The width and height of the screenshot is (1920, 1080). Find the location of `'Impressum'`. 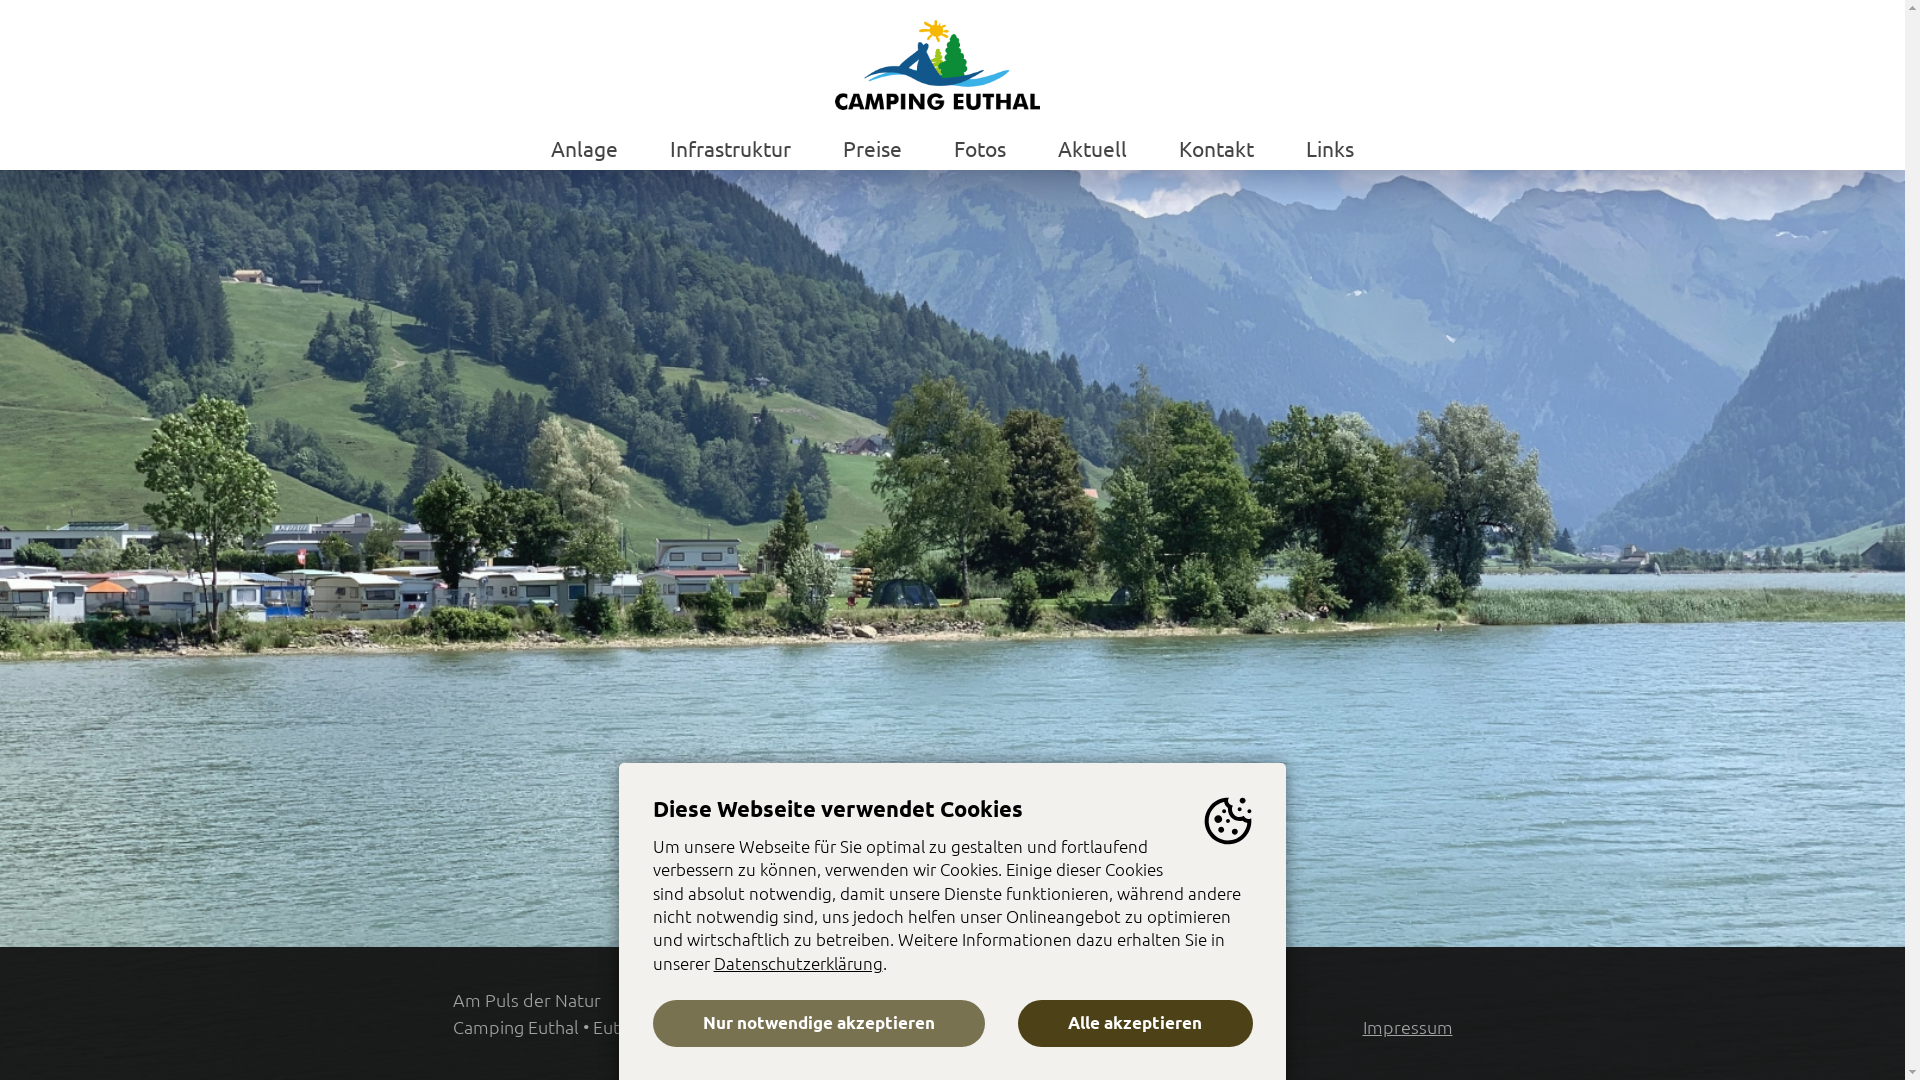

'Impressum' is located at coordinates (1361, 1026).